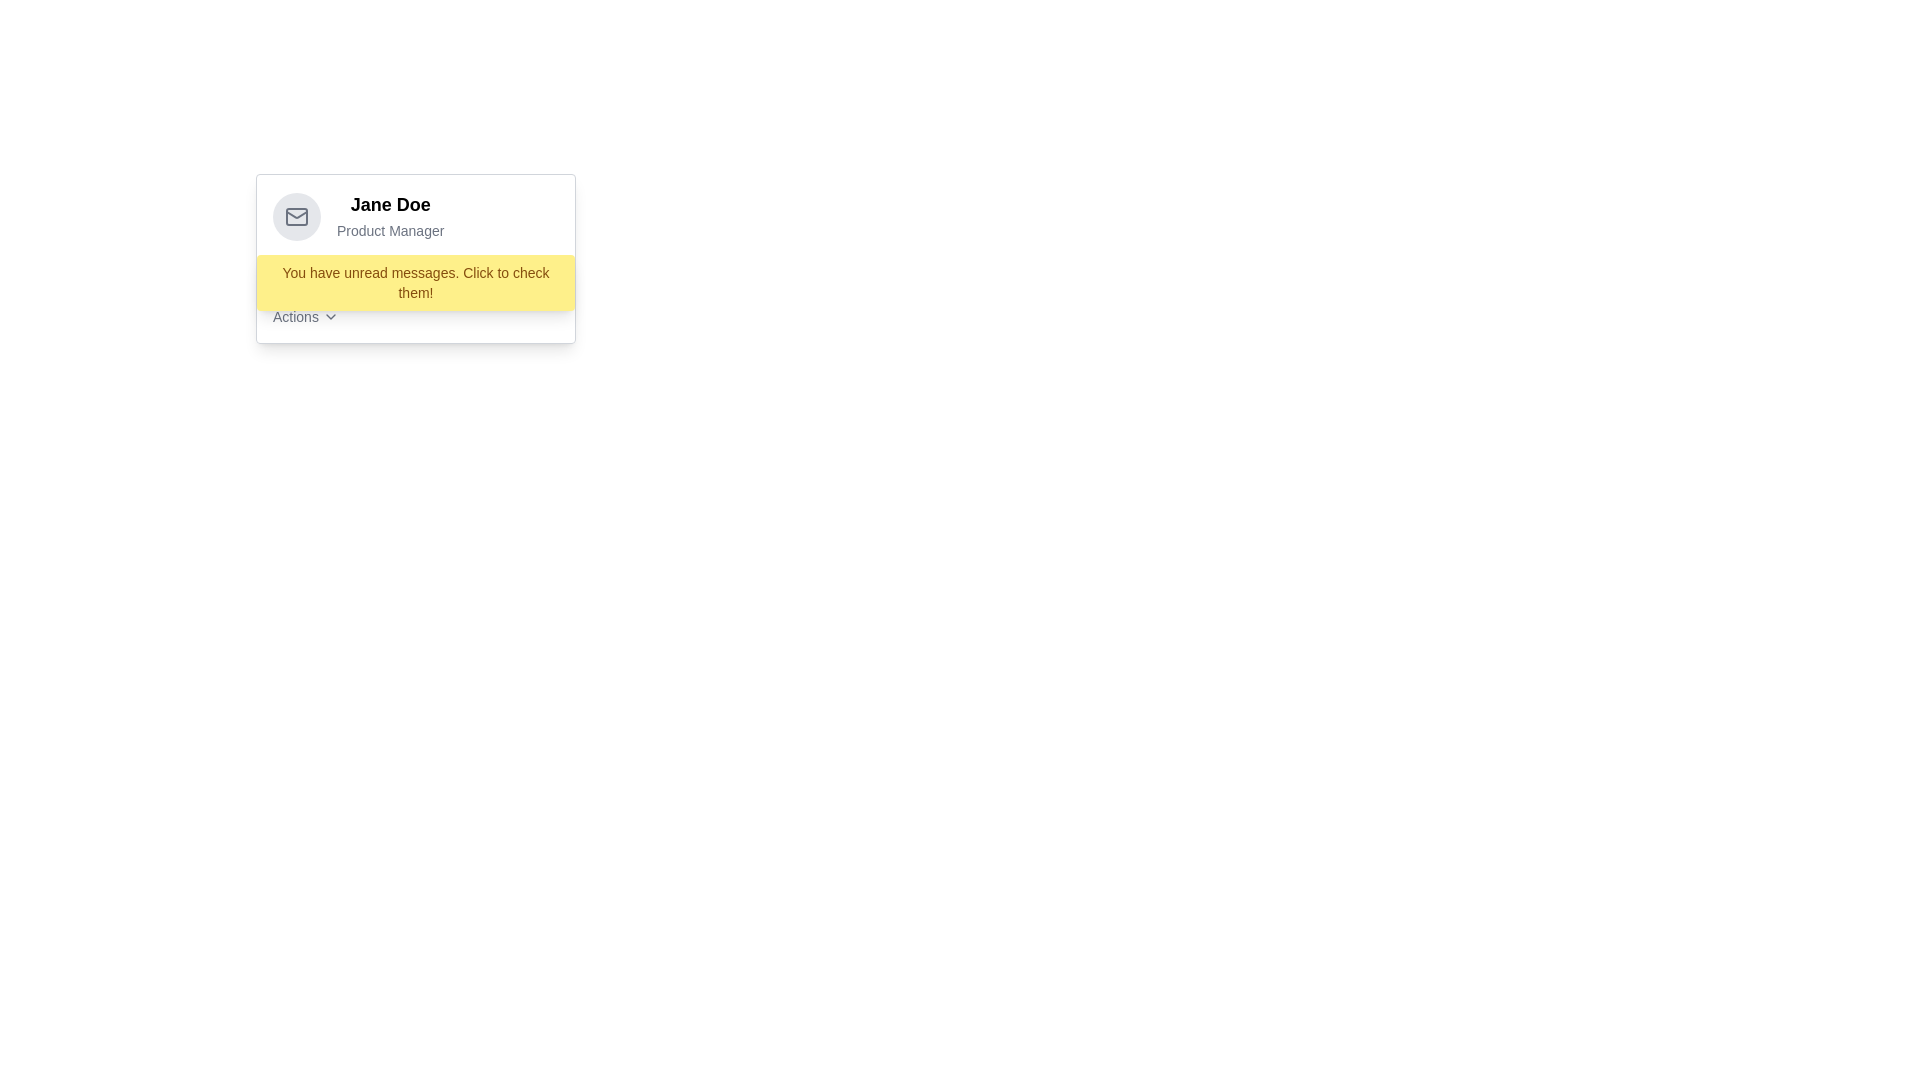 This screenshot has height=1080, width=1920. Describe the element at coordinates (390, 204) in the screenshot. I see `the static text label displaying 'Jane Doe', which is positioned in the left section of the user information card, above the 'Product Manager' label` at that location.